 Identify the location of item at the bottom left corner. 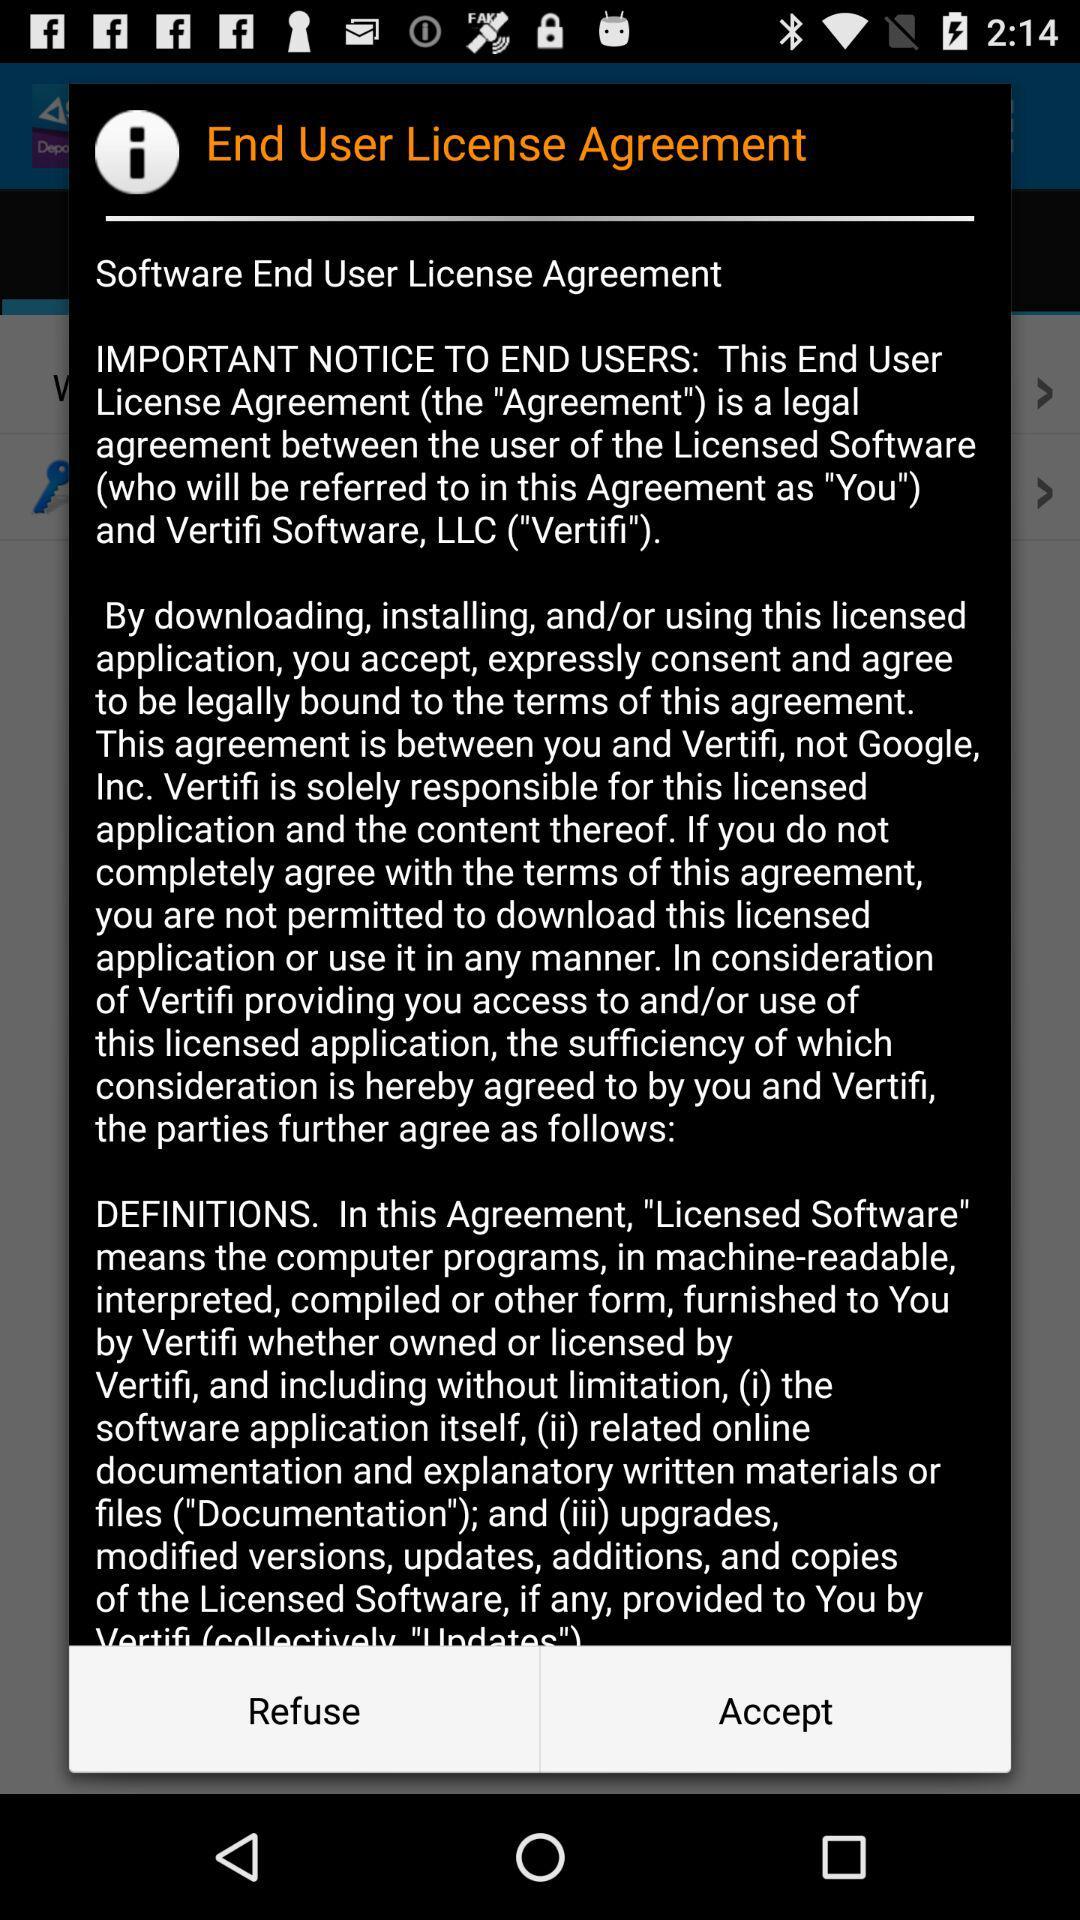
(304, 1708).